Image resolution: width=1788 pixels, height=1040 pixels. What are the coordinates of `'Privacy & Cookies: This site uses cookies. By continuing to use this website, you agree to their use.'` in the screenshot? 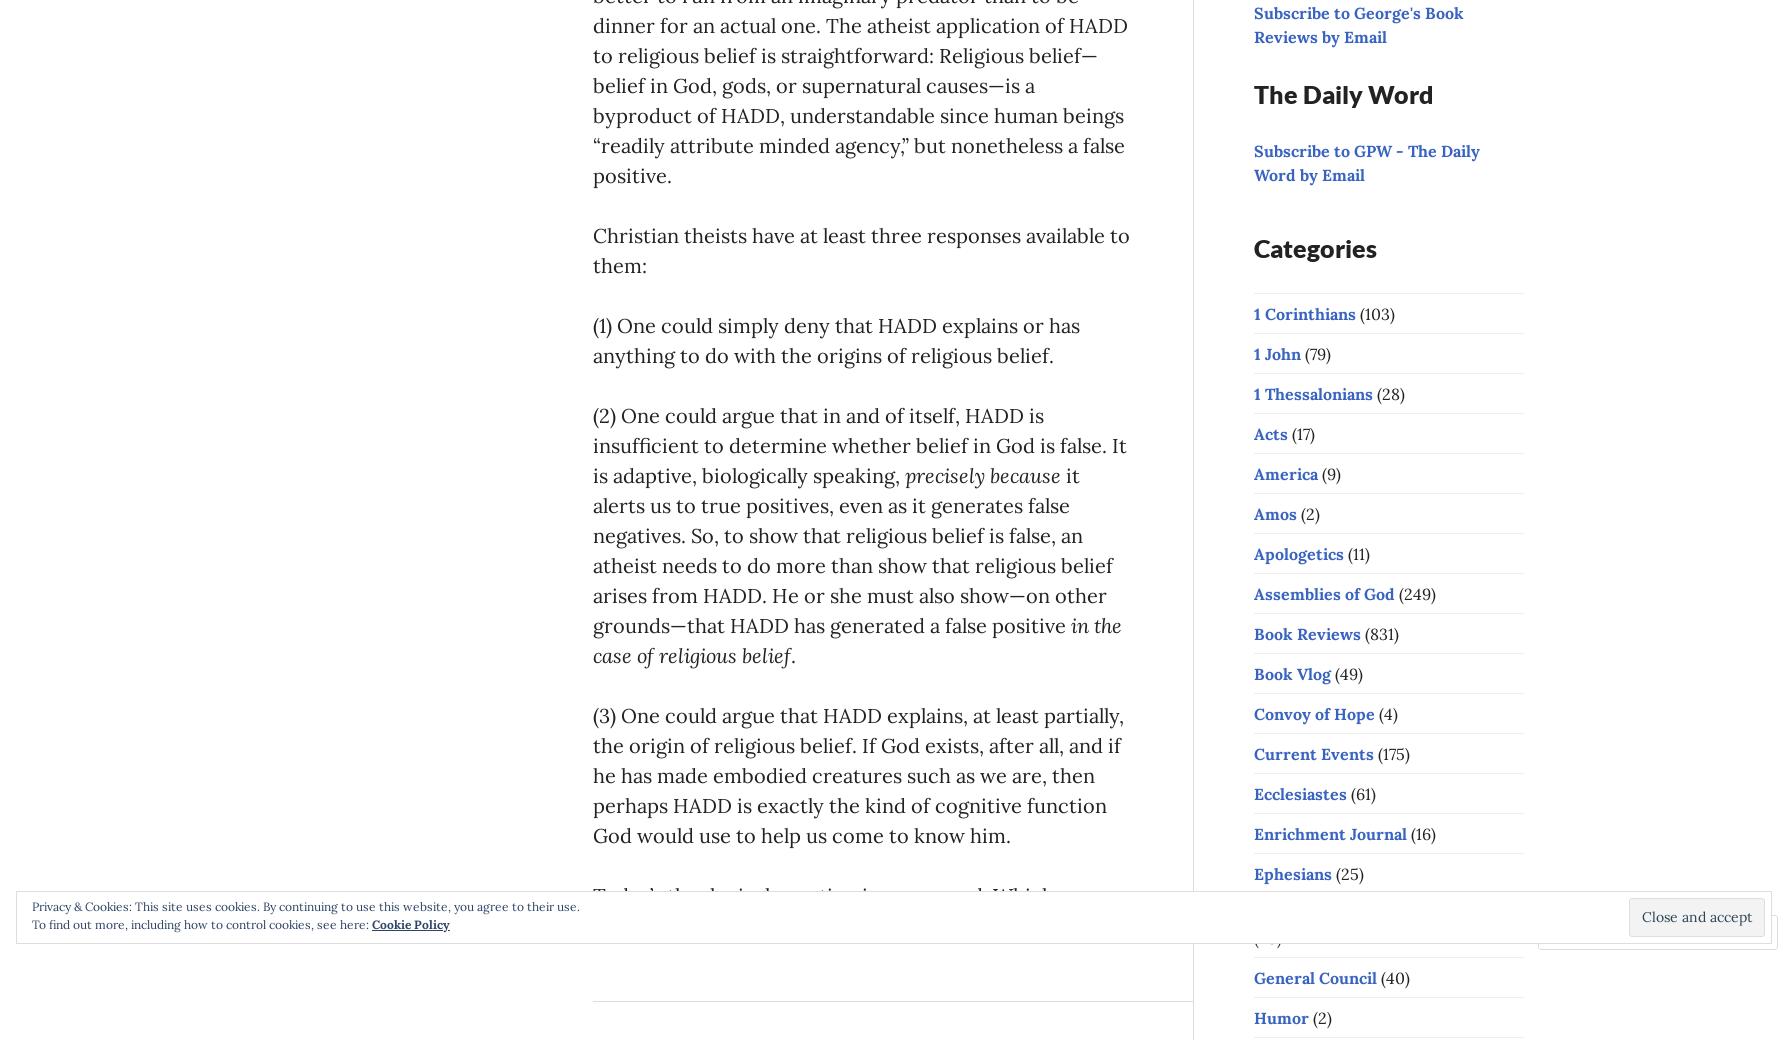 It's located at (32, 905).